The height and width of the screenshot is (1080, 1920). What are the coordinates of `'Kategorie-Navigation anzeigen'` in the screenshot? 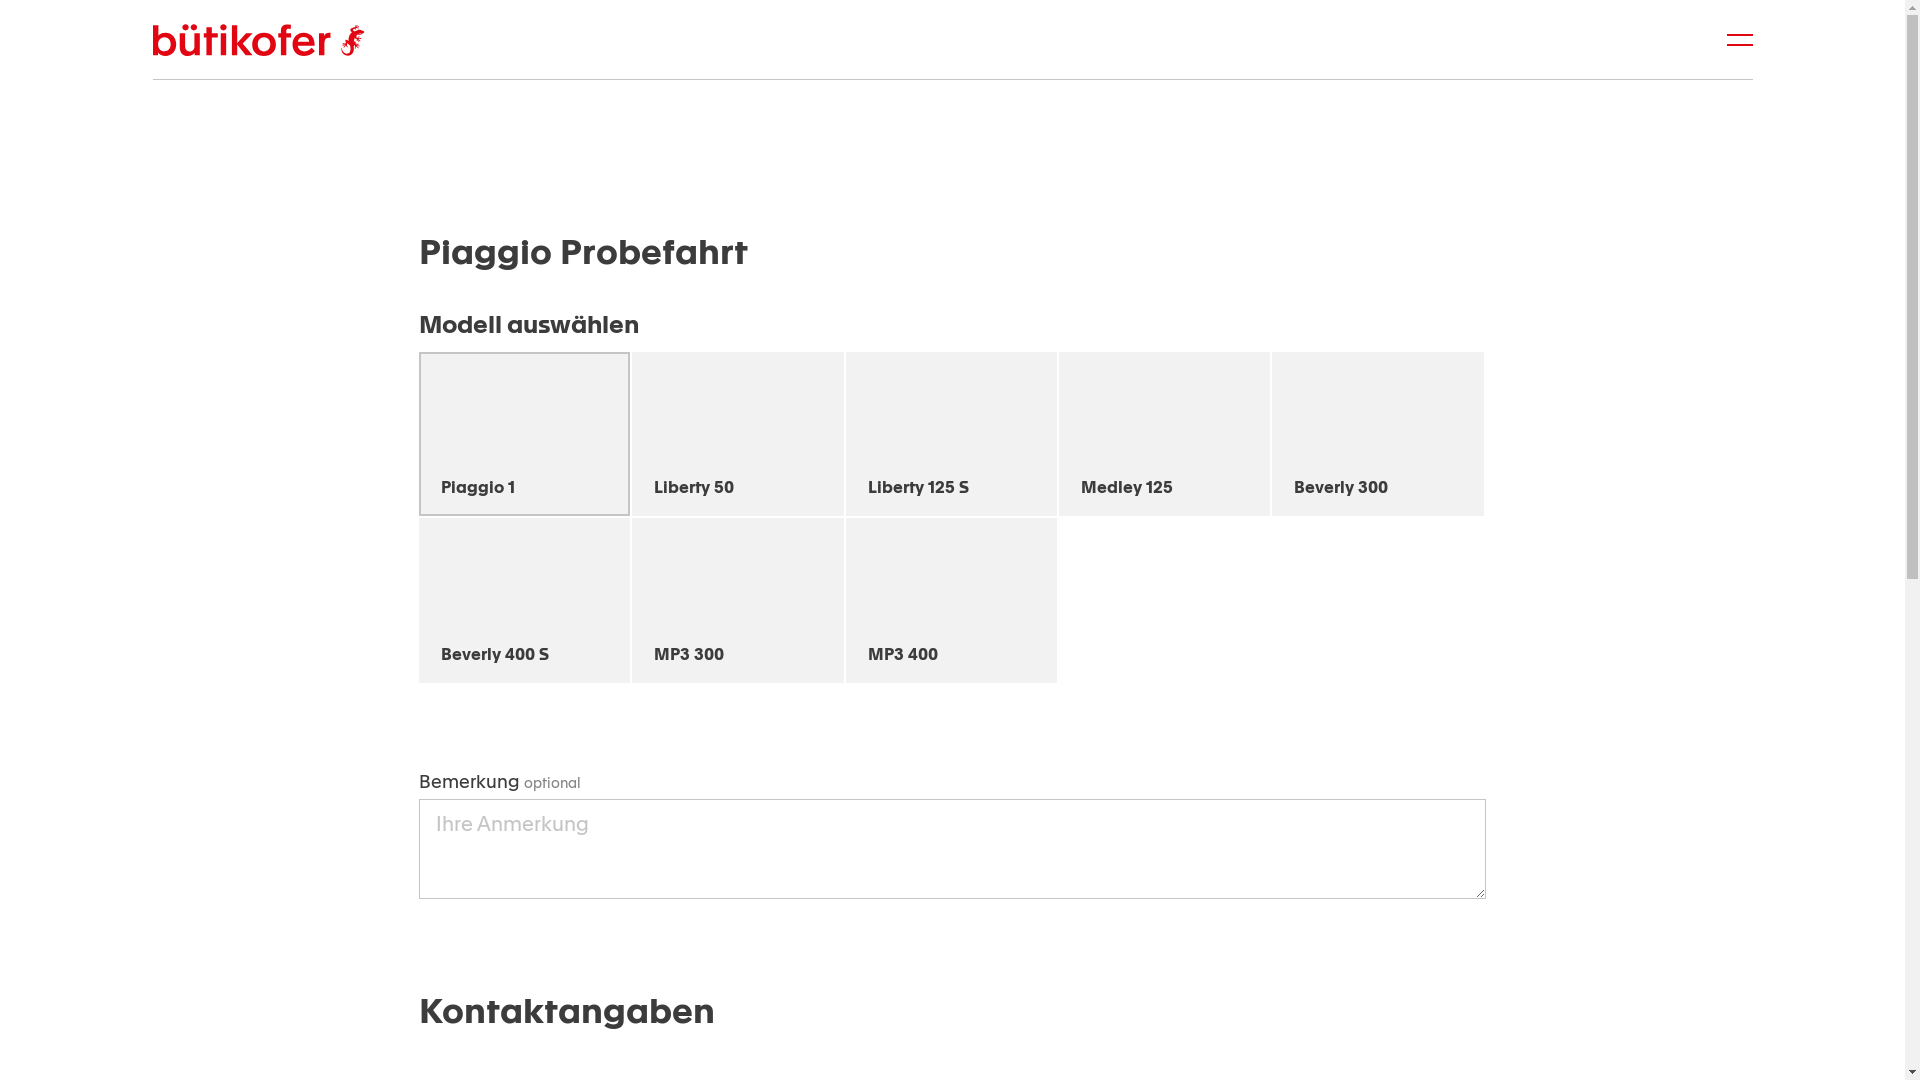 It's located at (1738, 39).